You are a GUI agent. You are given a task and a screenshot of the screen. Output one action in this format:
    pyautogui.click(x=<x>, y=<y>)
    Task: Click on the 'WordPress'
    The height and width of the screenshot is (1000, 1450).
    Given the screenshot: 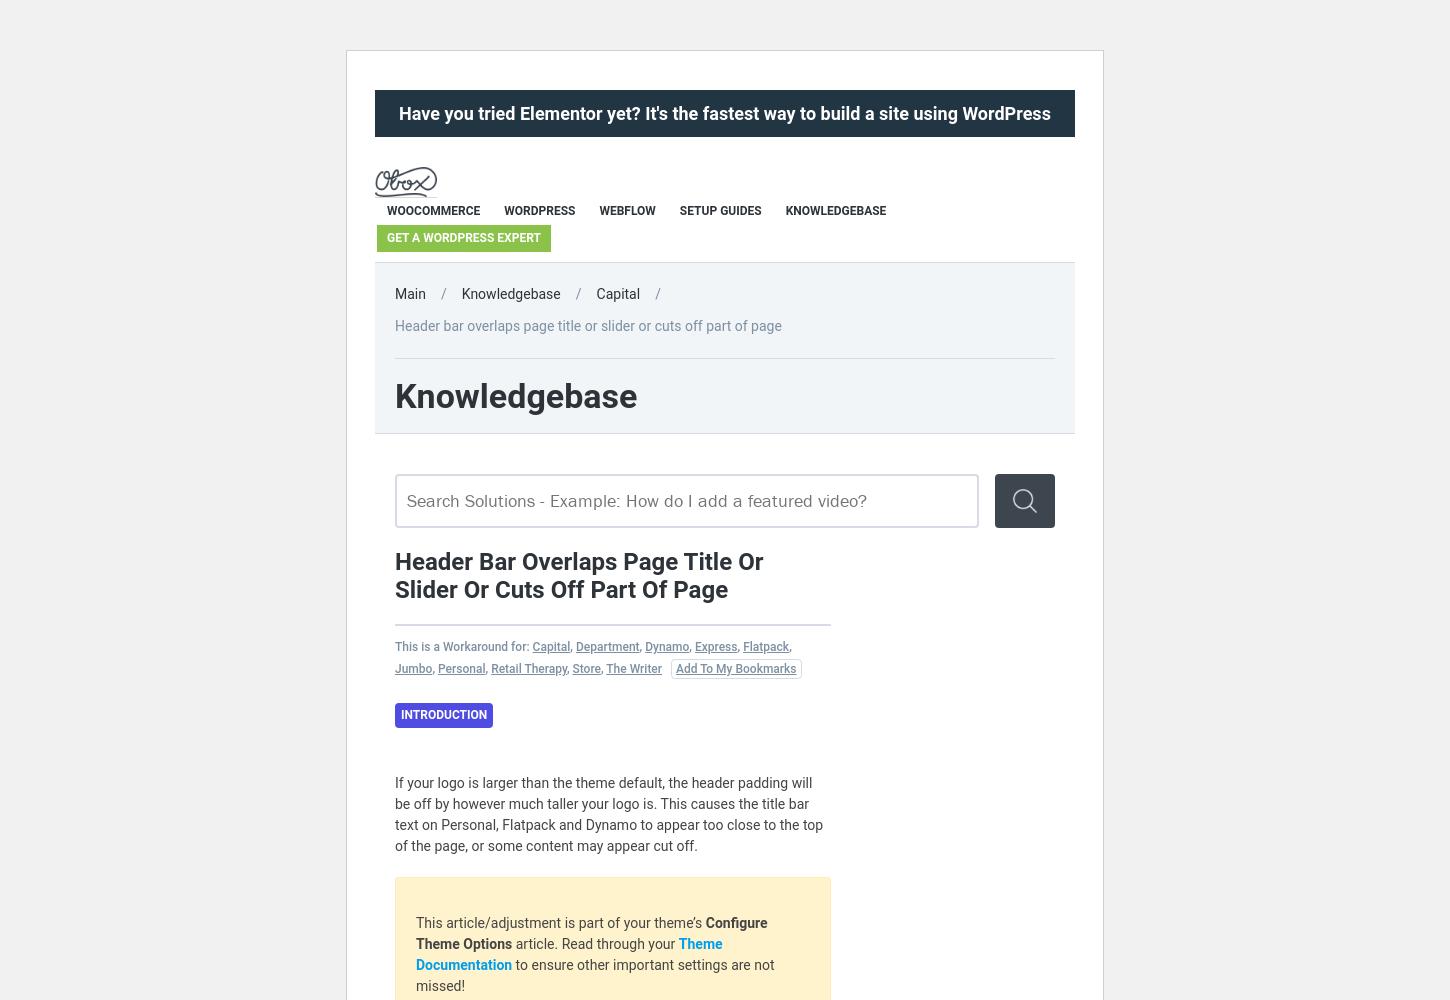 What is the action you would take?
    pyautogui.click(x=539, y=209)
    